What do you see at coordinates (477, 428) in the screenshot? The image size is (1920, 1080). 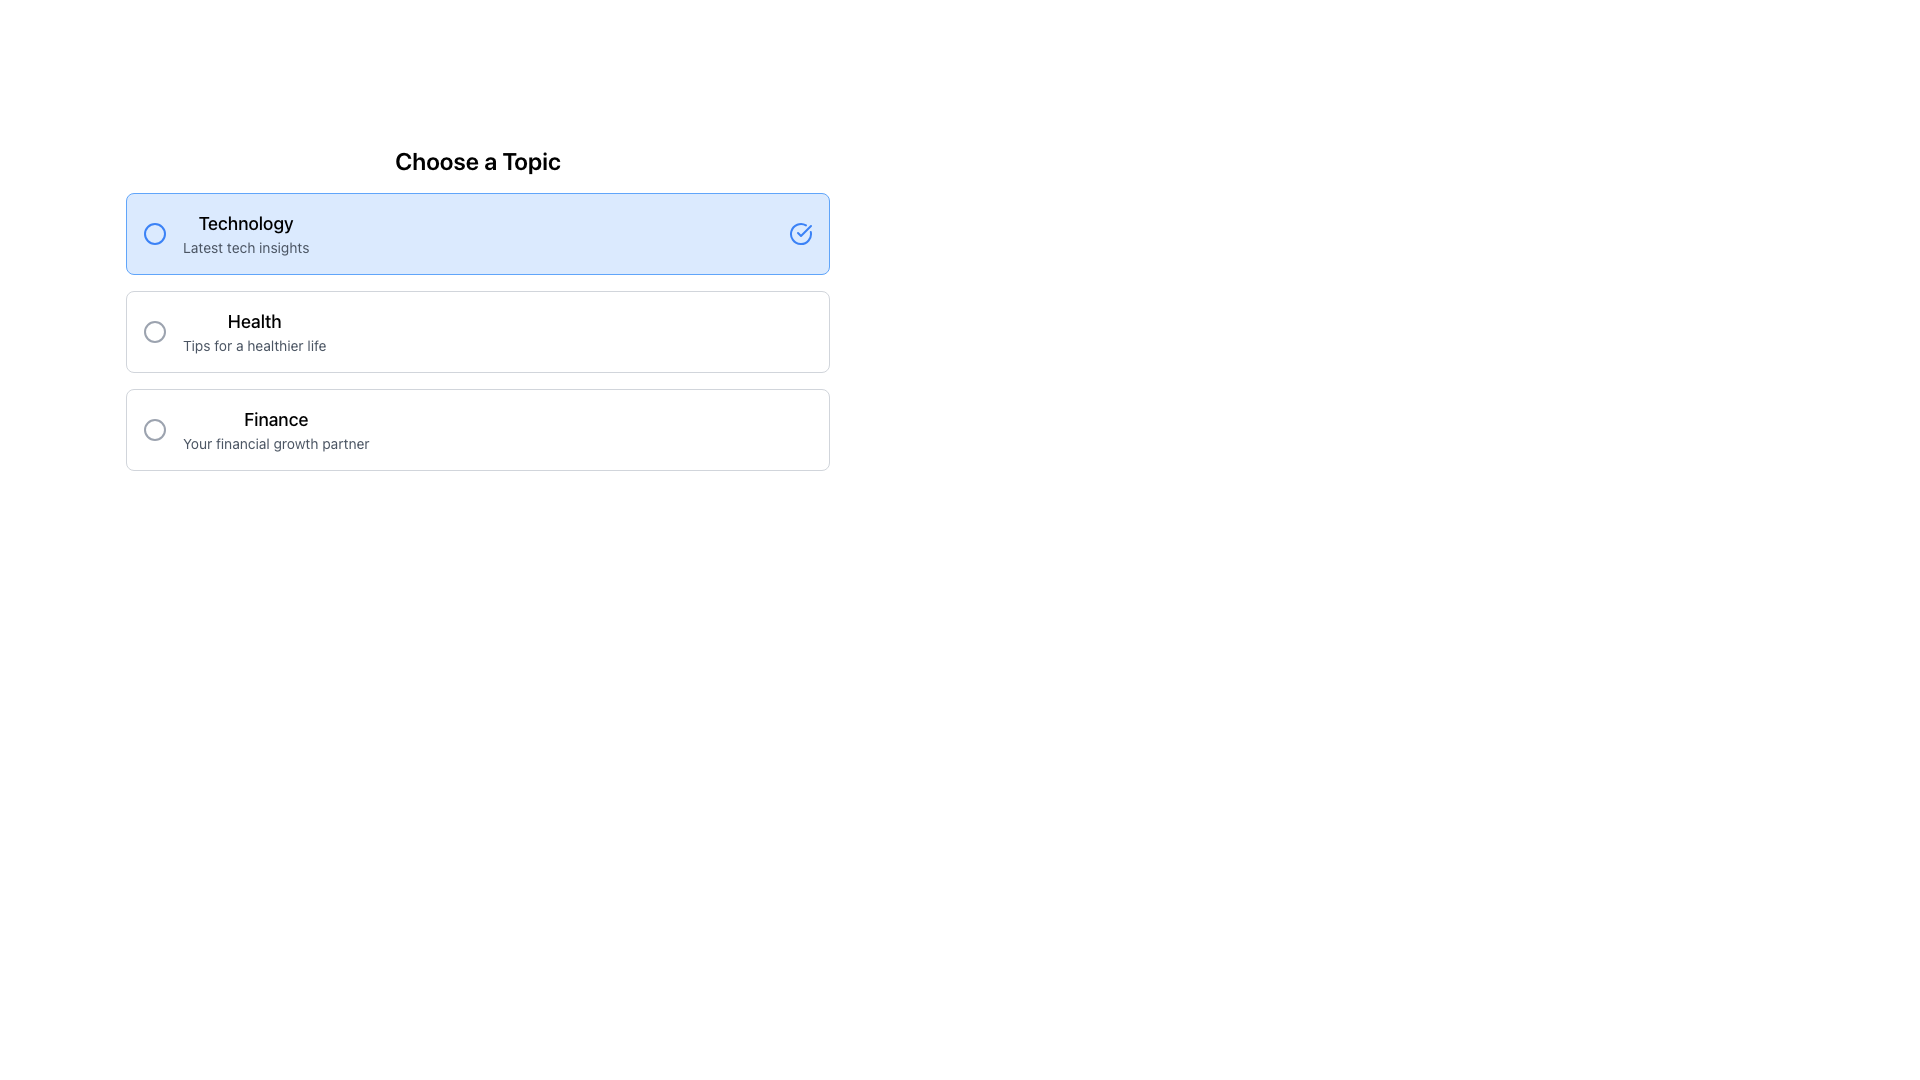 I see `the 'Finance' button, which is the third option in the 'Choose a Topic' section` at bounding box center [477, 428].